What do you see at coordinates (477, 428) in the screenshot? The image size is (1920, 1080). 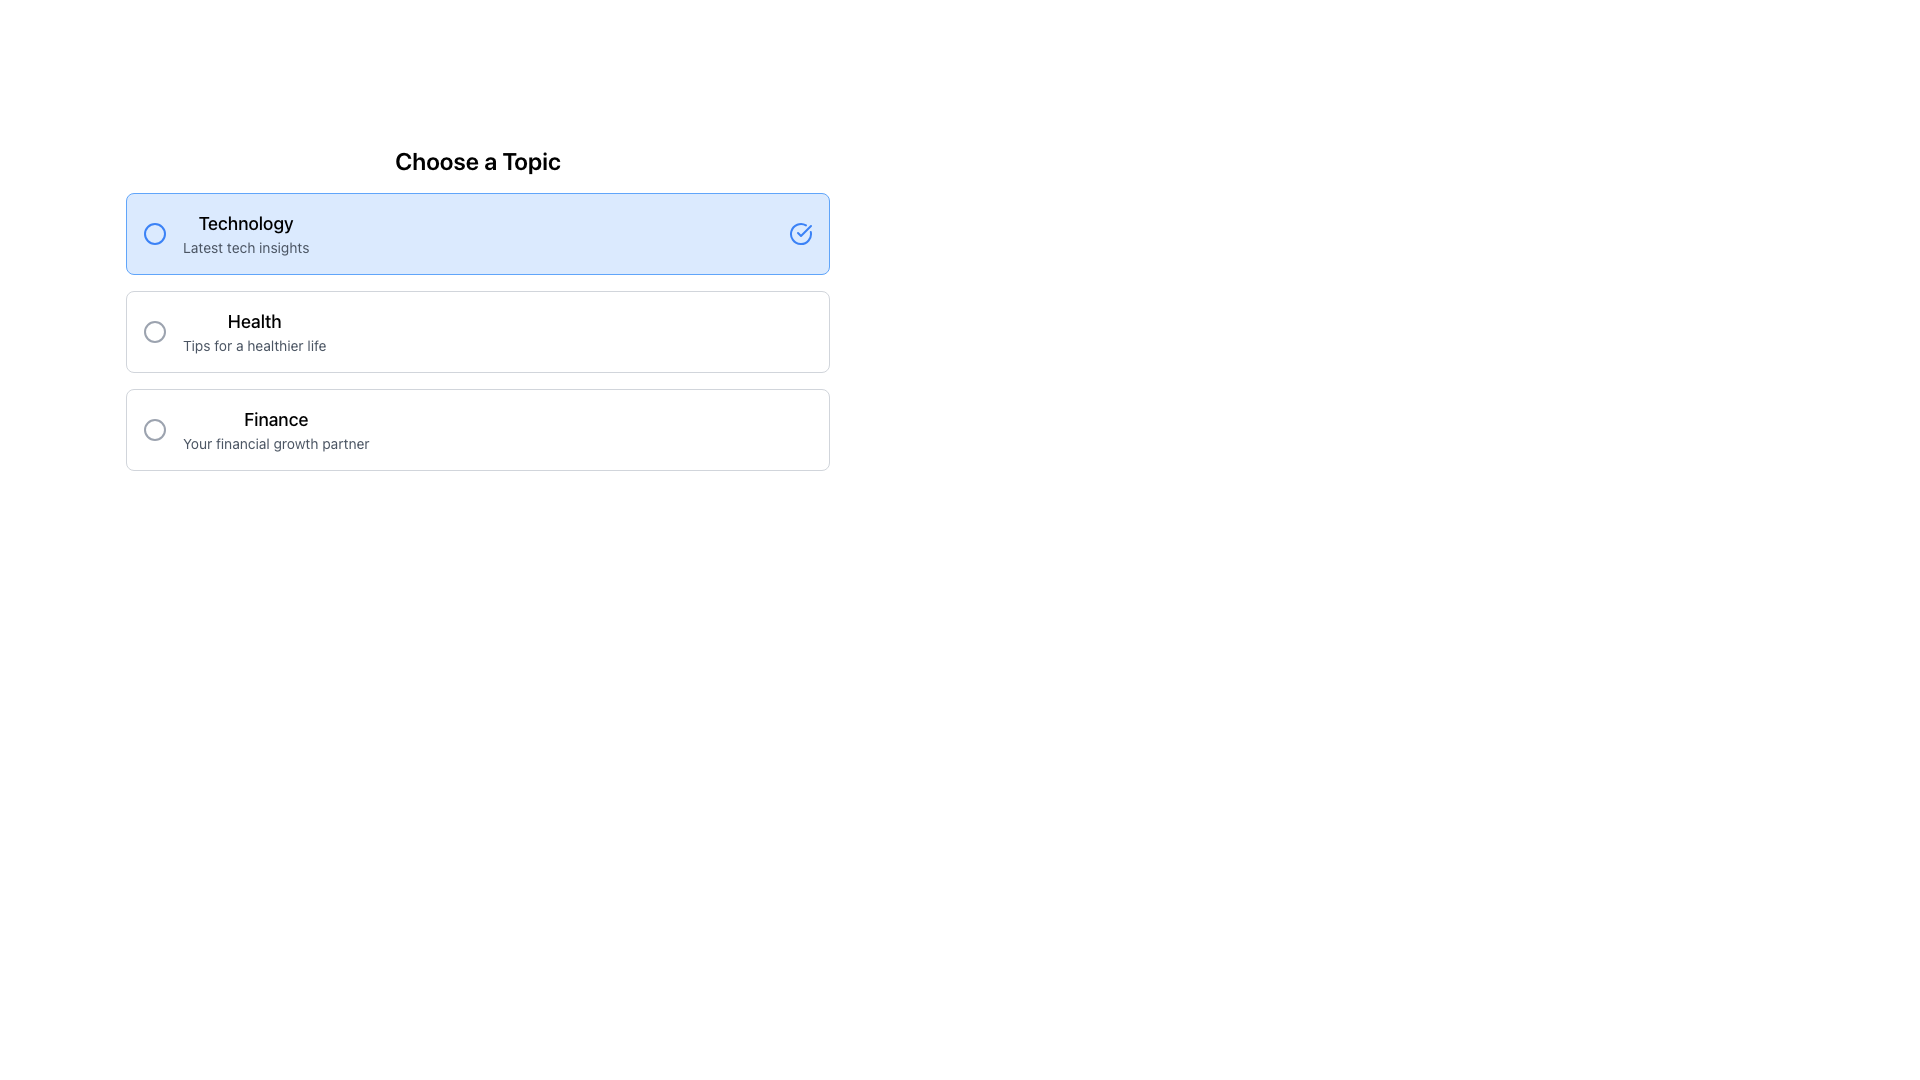 I see `the 'Finance' button, which is the third option in the 'Choose a Topic' section` at bounding box center [477, 428].